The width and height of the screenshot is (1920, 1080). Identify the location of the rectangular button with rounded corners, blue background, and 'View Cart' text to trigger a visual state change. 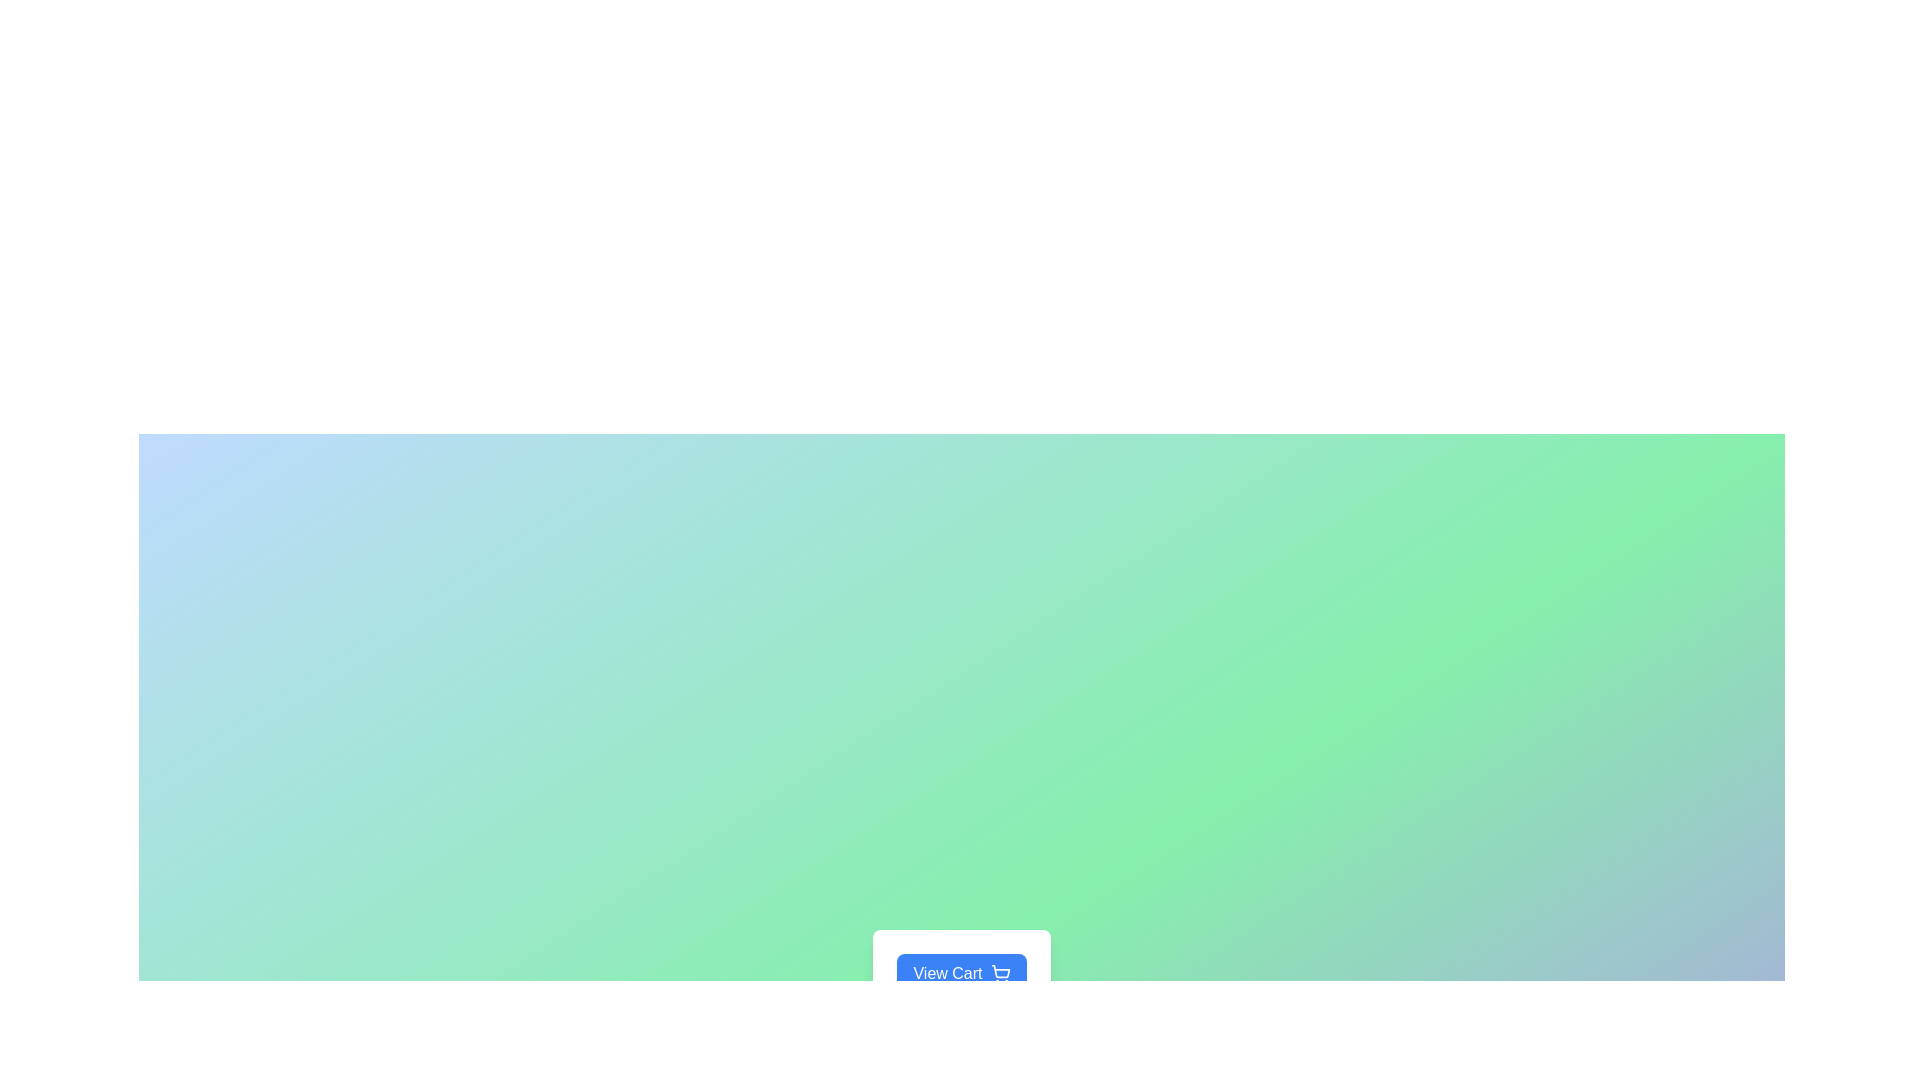
(961, 973).